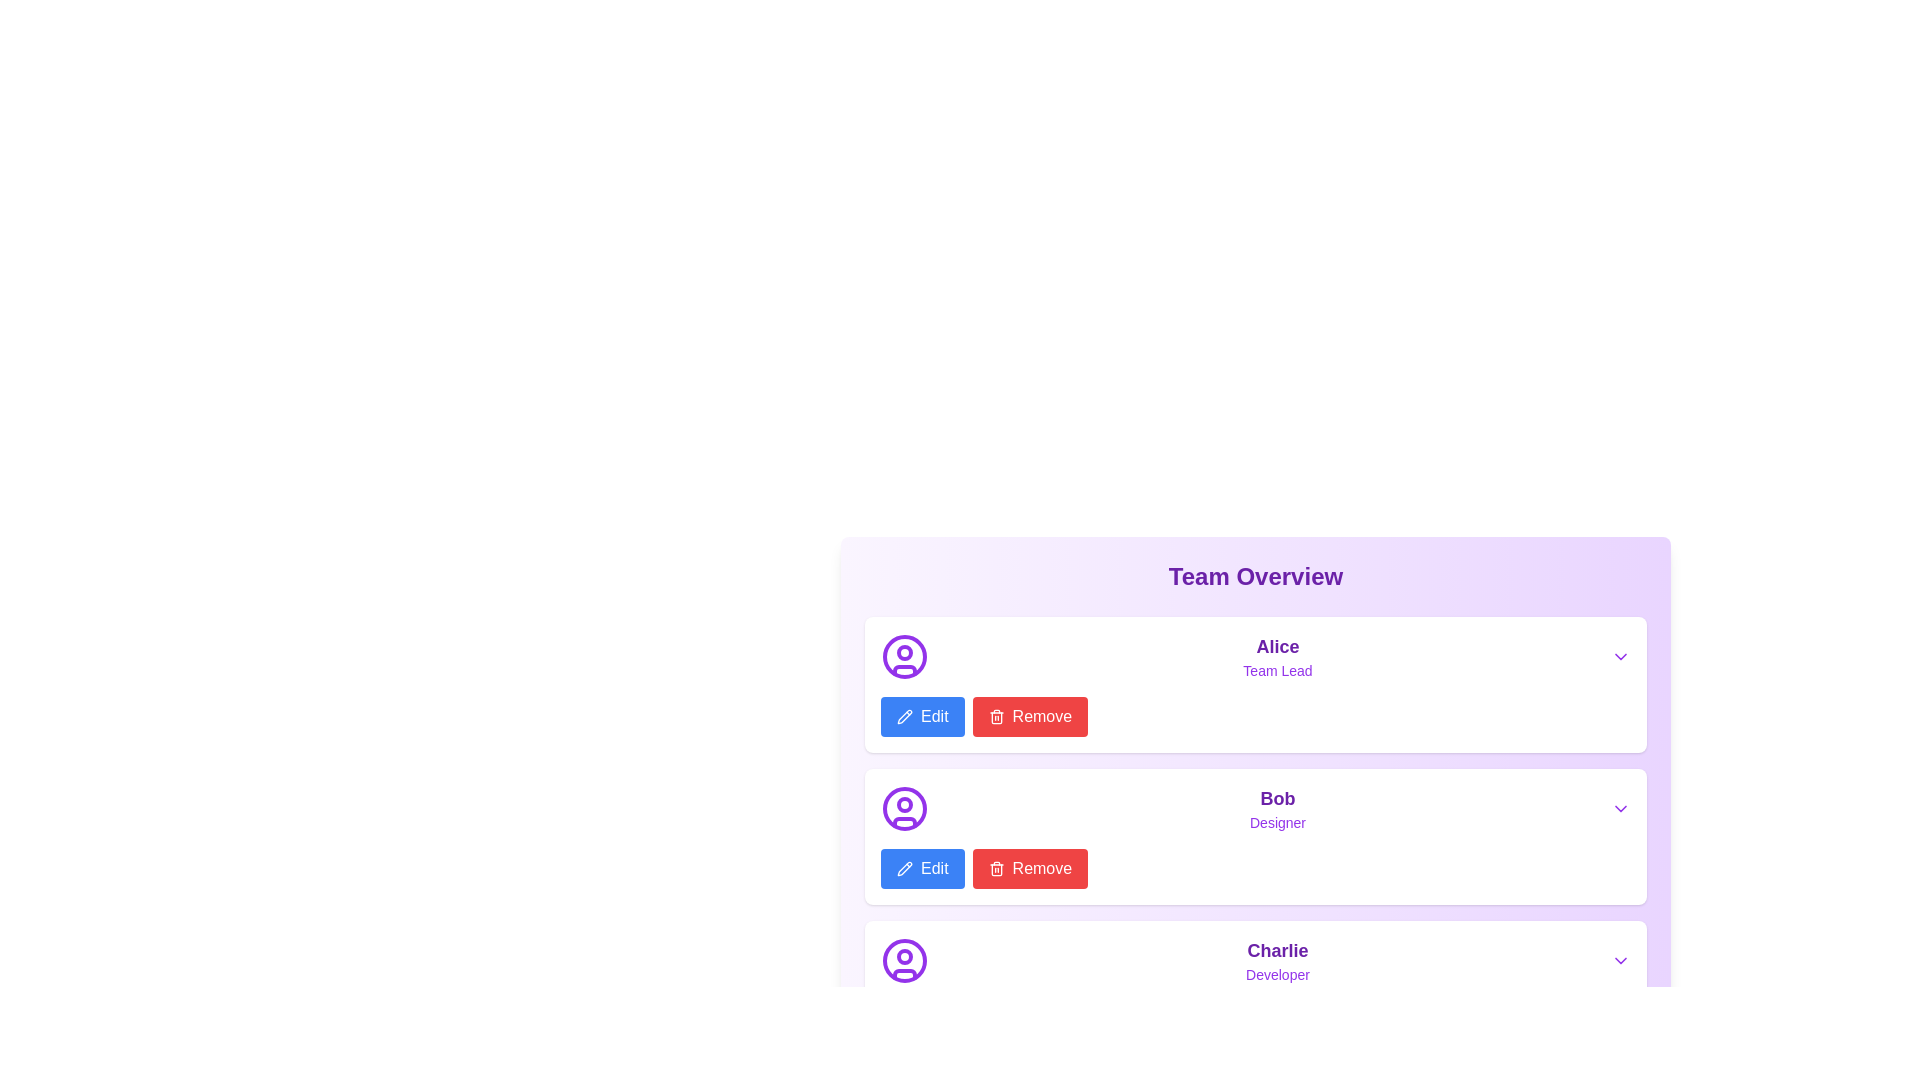 This screenshot has height=1080, width=1920. What do you see at coordinates (904, 808) in the screenshot?
I see `the User profile icon, which is a purple circular outline with a head and shoulders shape, located to the left of 'Bob' in the 'Team Overview' section` at bounding box center [904, 808].